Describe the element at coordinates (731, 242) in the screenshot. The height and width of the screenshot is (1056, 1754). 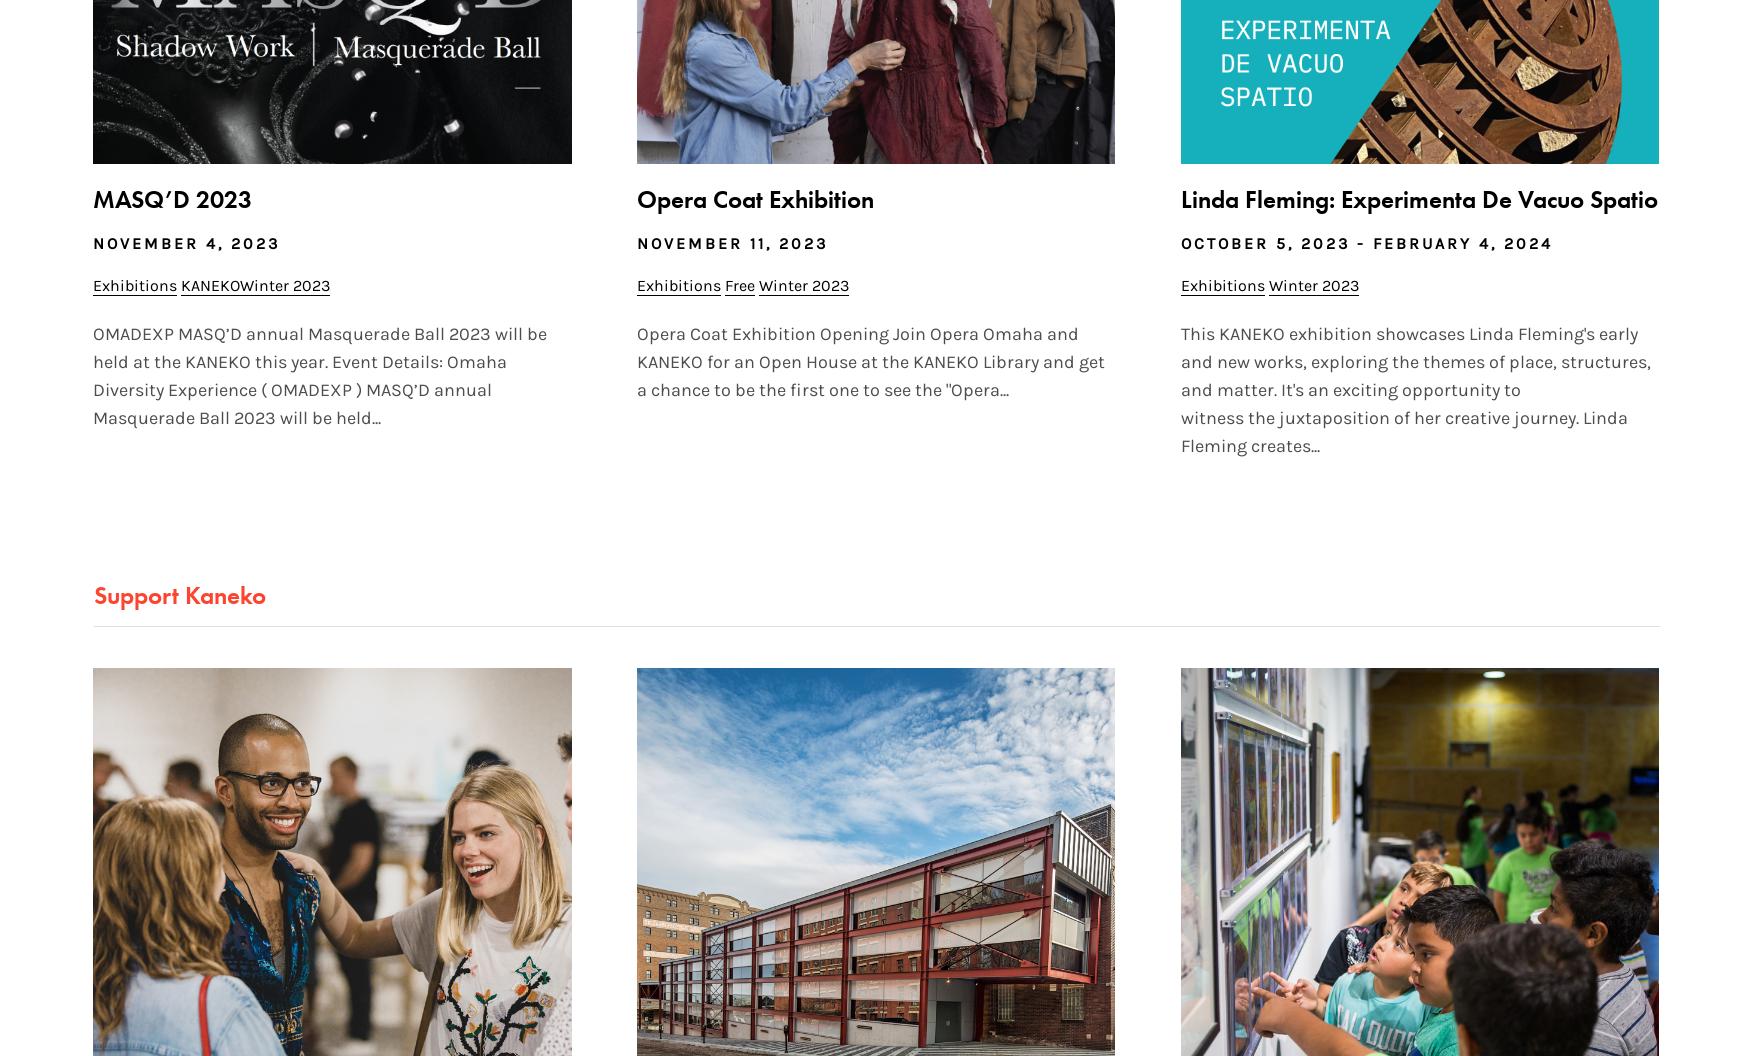
I see `'November 11, 2023'` at that location.